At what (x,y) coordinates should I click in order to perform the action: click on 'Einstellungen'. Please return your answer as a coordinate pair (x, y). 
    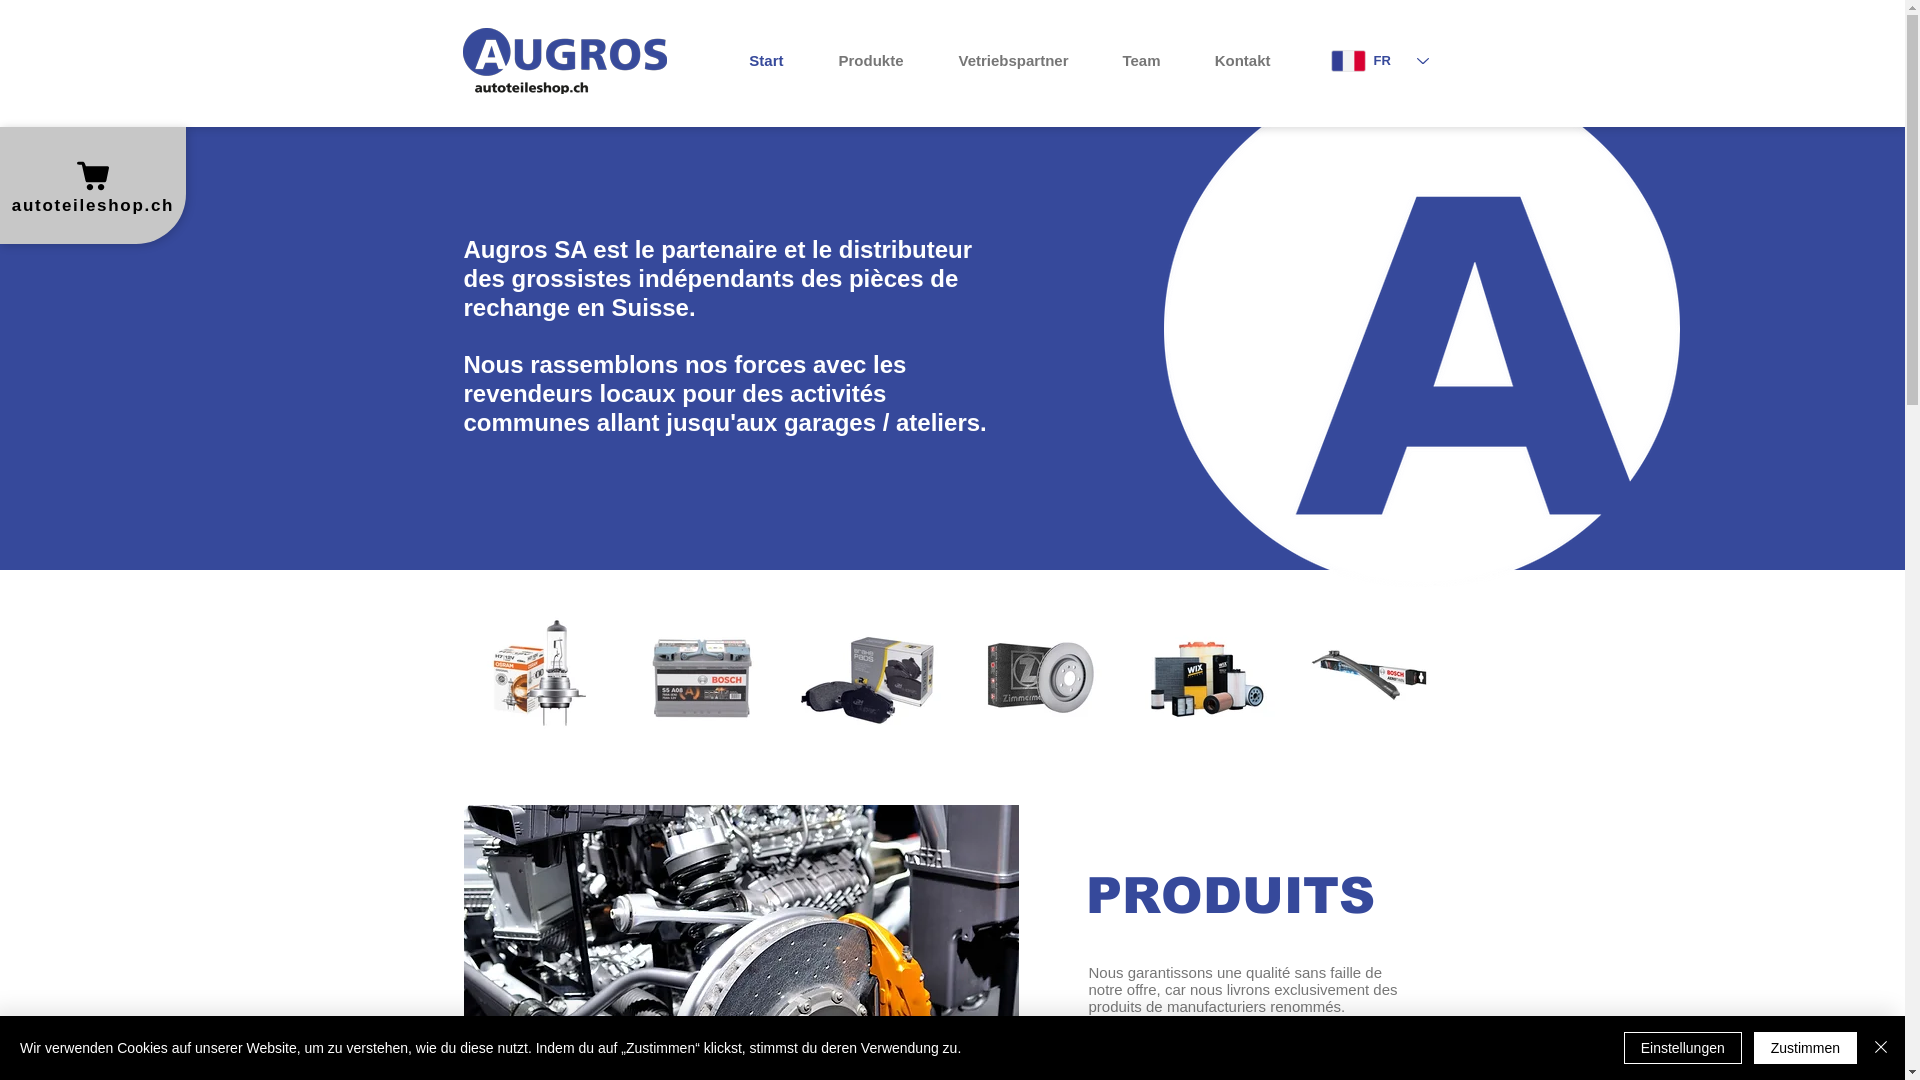
    Looking at the image, I should click on (1623, 1047).